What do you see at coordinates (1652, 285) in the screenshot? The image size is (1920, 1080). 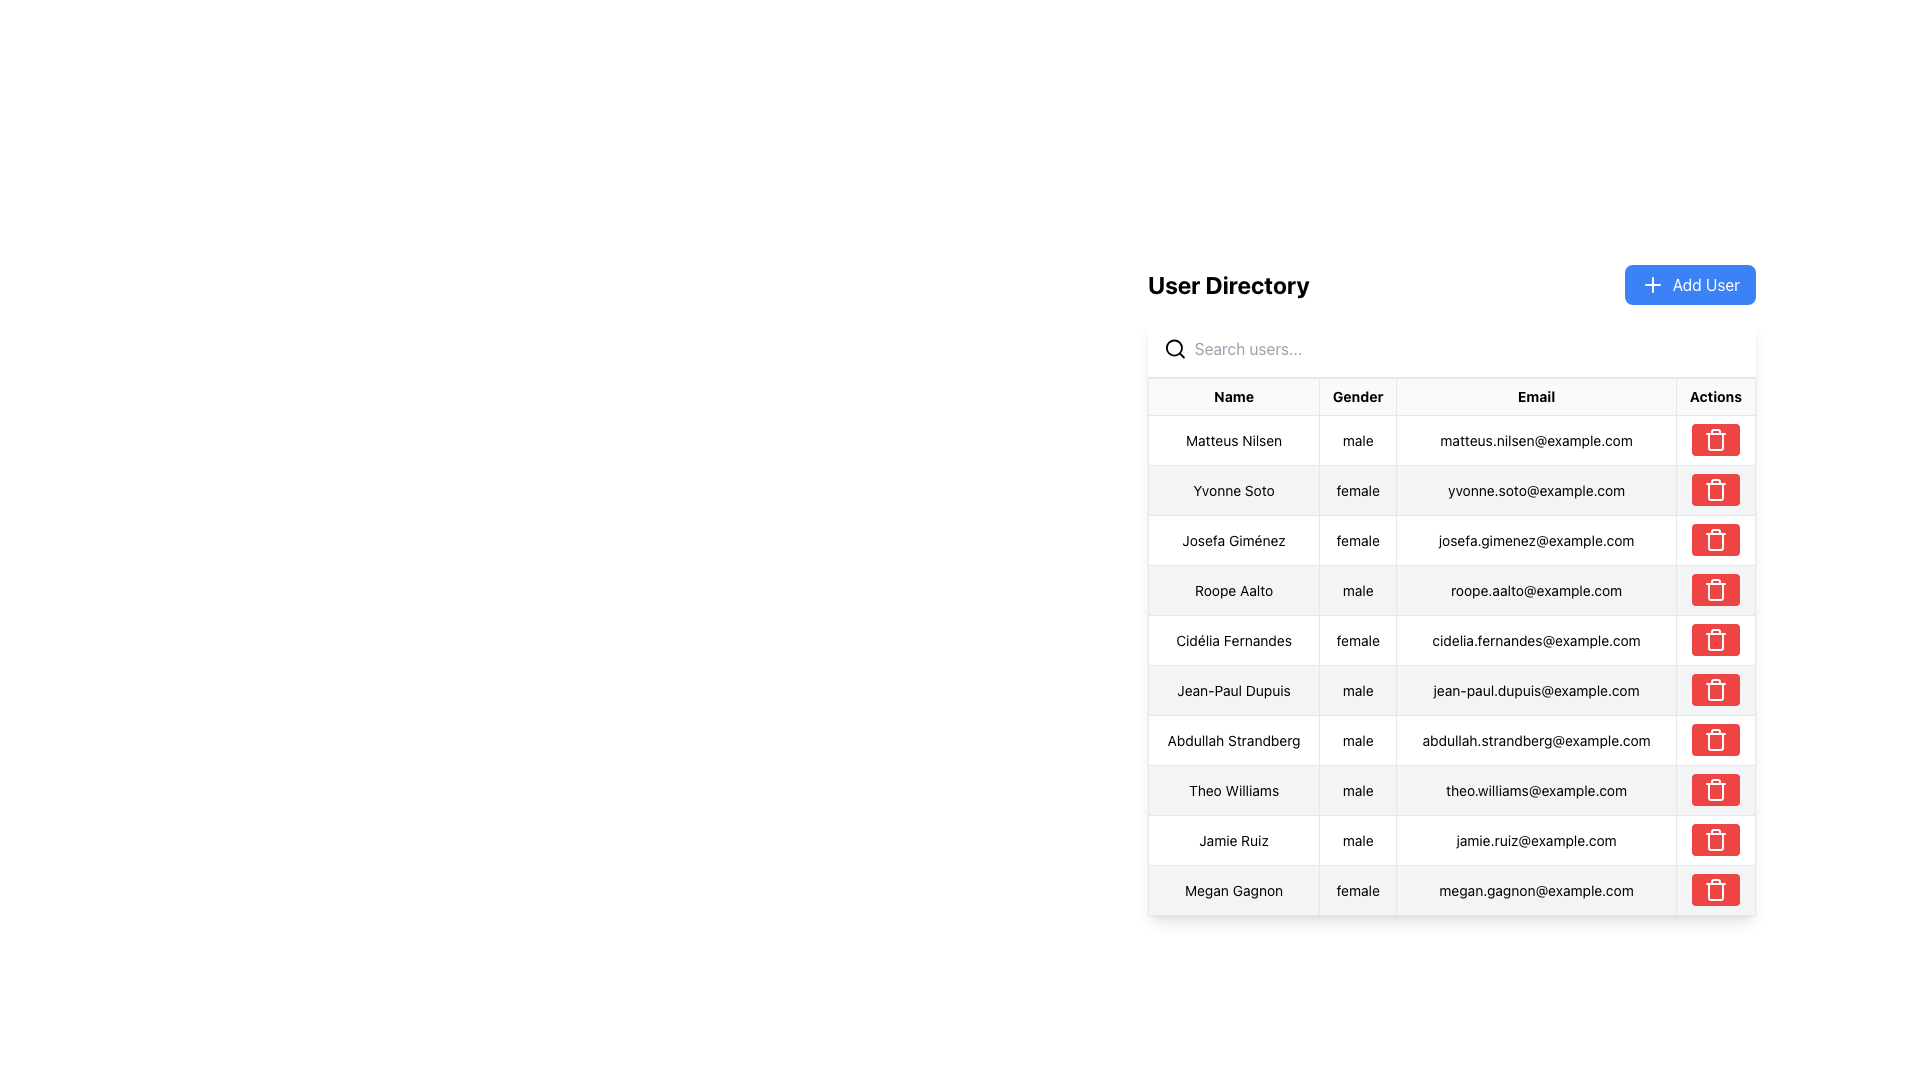 I see `the '+' icon located to the left of the 'Add User' text in the blue button at the top-right corner of the user interface` at bounding box center [1652, 285].